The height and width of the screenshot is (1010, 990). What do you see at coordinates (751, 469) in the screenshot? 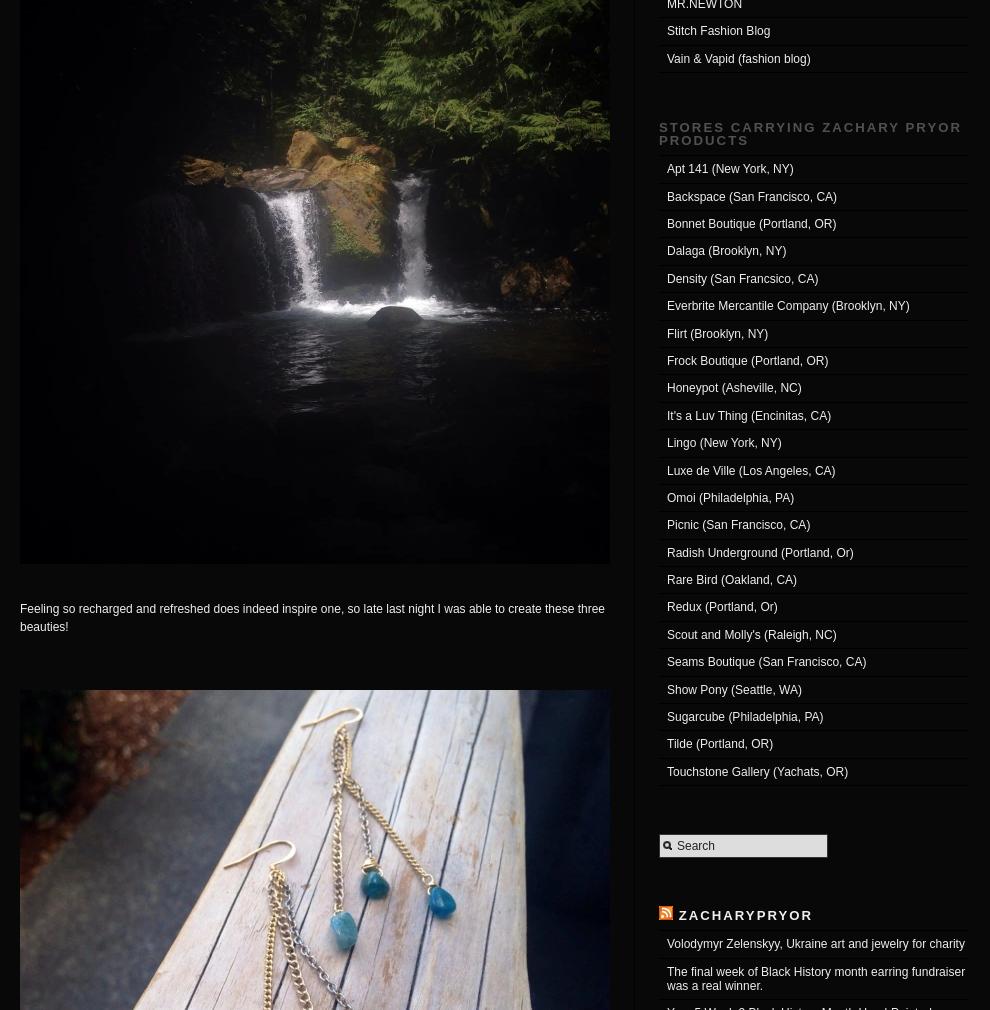
I see `'Luxe de Ville (Los Angeles, CA)'` at bounding box center [751, 469].